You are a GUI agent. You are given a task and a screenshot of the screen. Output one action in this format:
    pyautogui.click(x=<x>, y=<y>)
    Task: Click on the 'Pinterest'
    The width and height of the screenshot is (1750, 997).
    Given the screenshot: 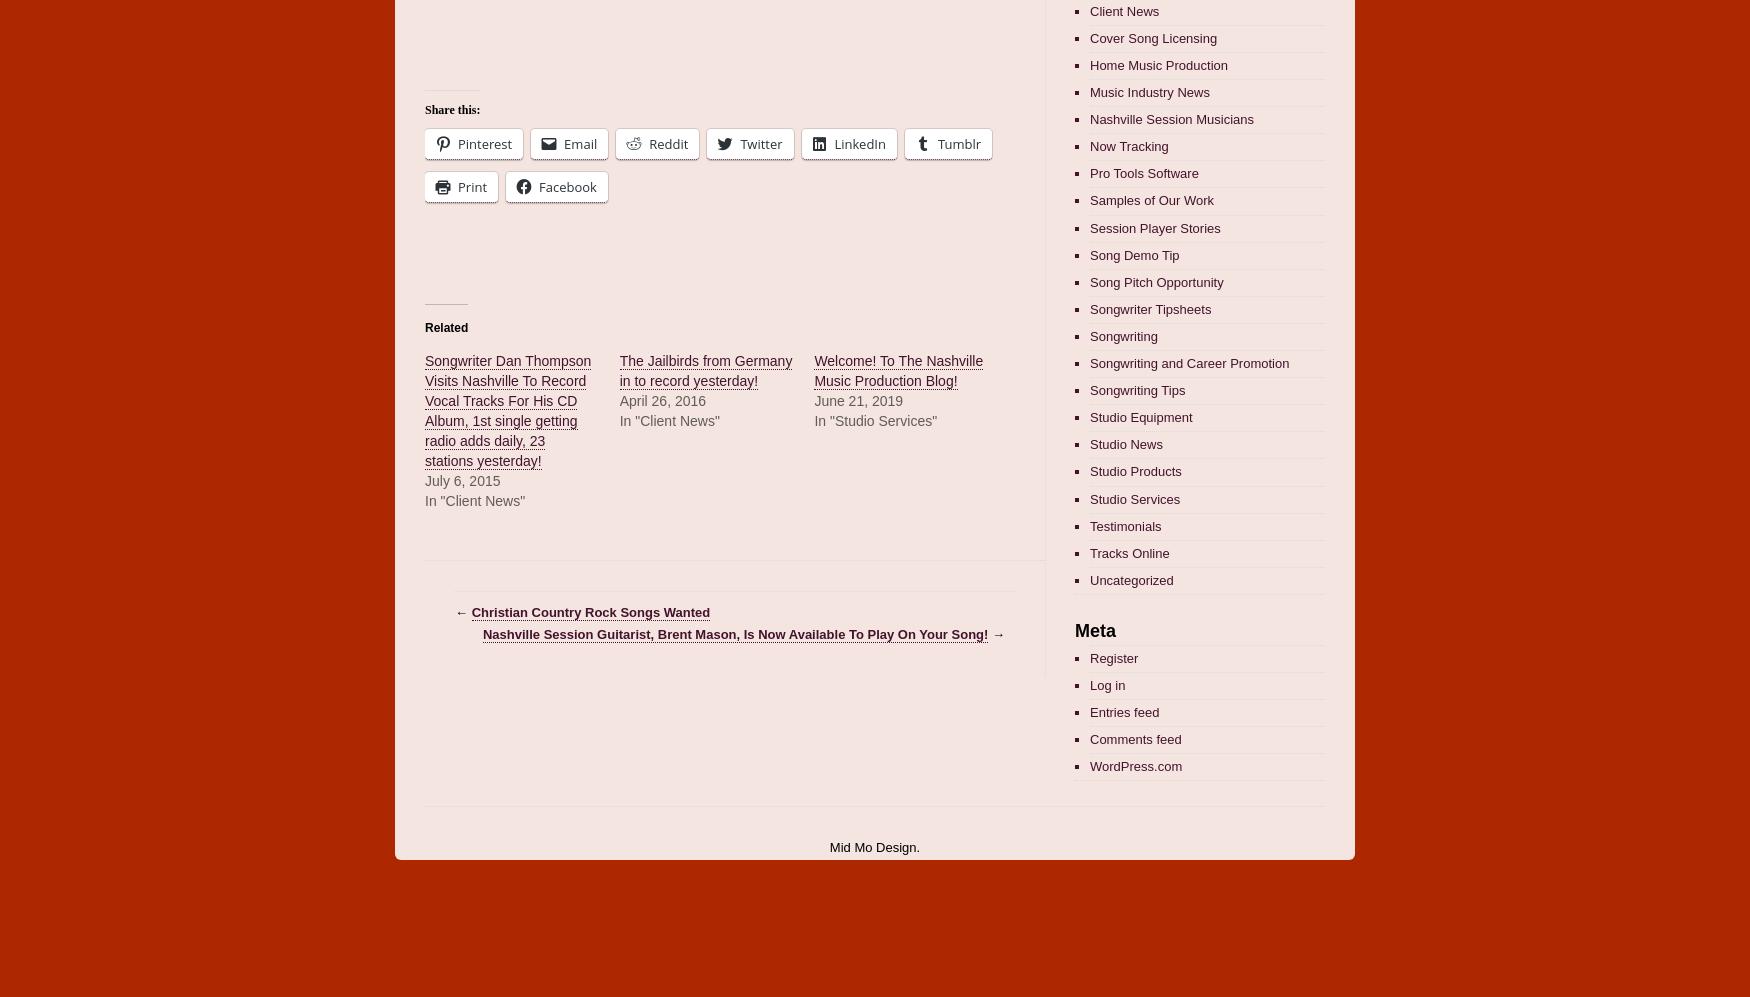 What is the action you would take?
    pyautogui.click(x=484, y=142)
    